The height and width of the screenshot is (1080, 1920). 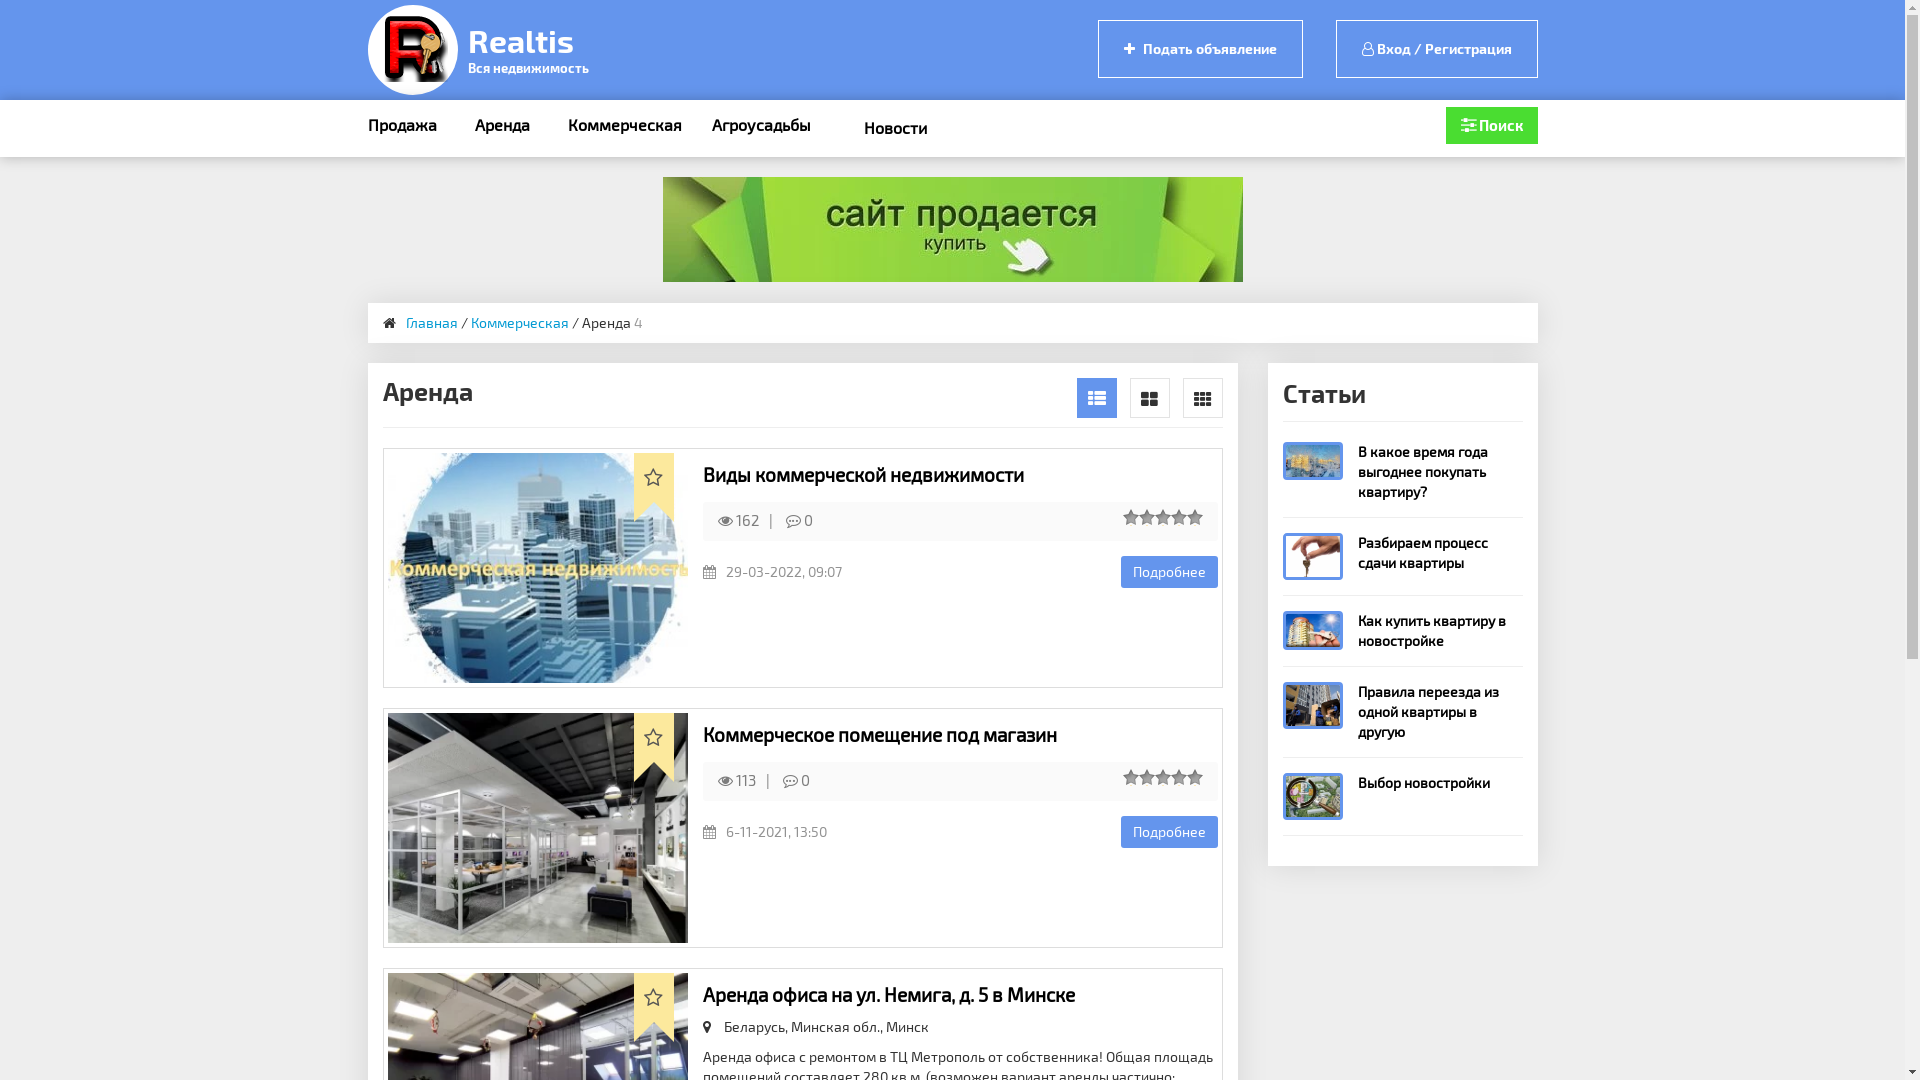 What do you see at coordinates (1182, 516) in the screenshot?
I see `'4'` at bounding box center [1182, 516].